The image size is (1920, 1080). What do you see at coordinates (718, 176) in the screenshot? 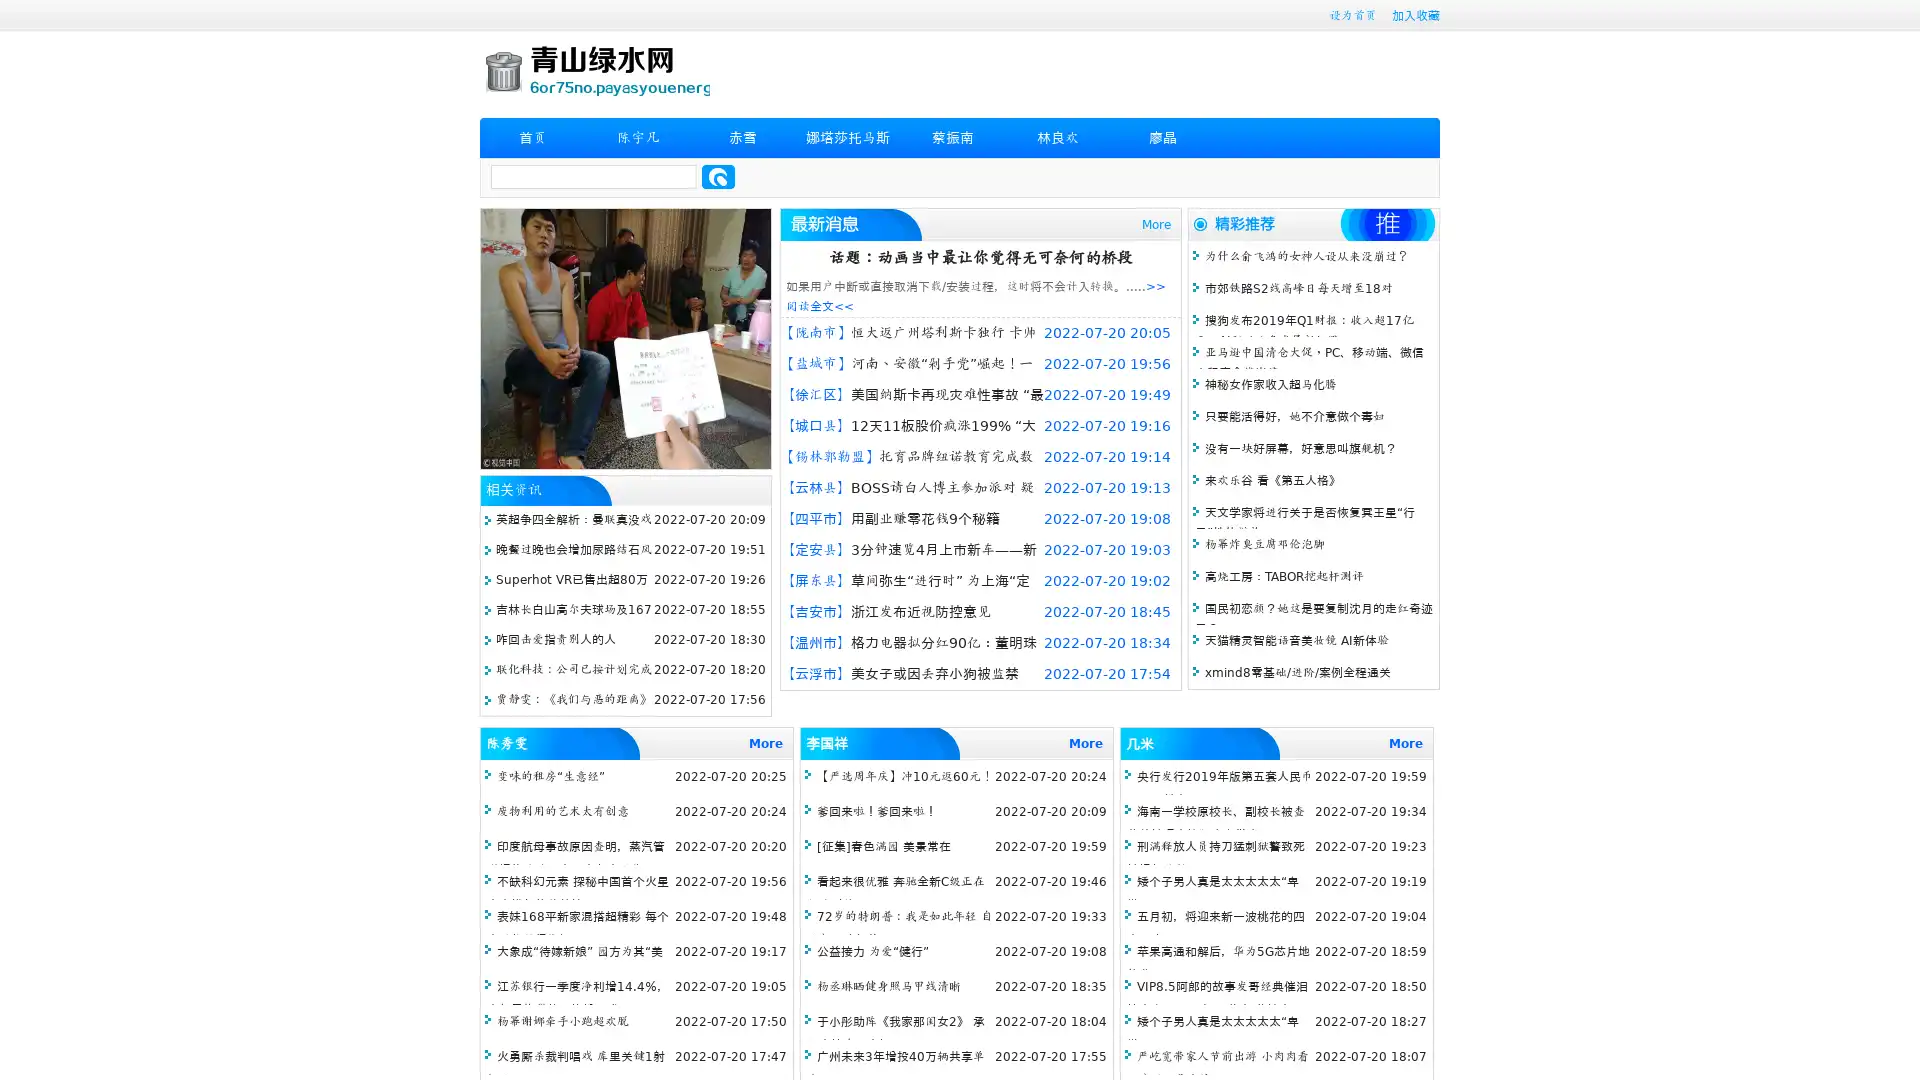
I see `Search` at bounding box center [718, 176].